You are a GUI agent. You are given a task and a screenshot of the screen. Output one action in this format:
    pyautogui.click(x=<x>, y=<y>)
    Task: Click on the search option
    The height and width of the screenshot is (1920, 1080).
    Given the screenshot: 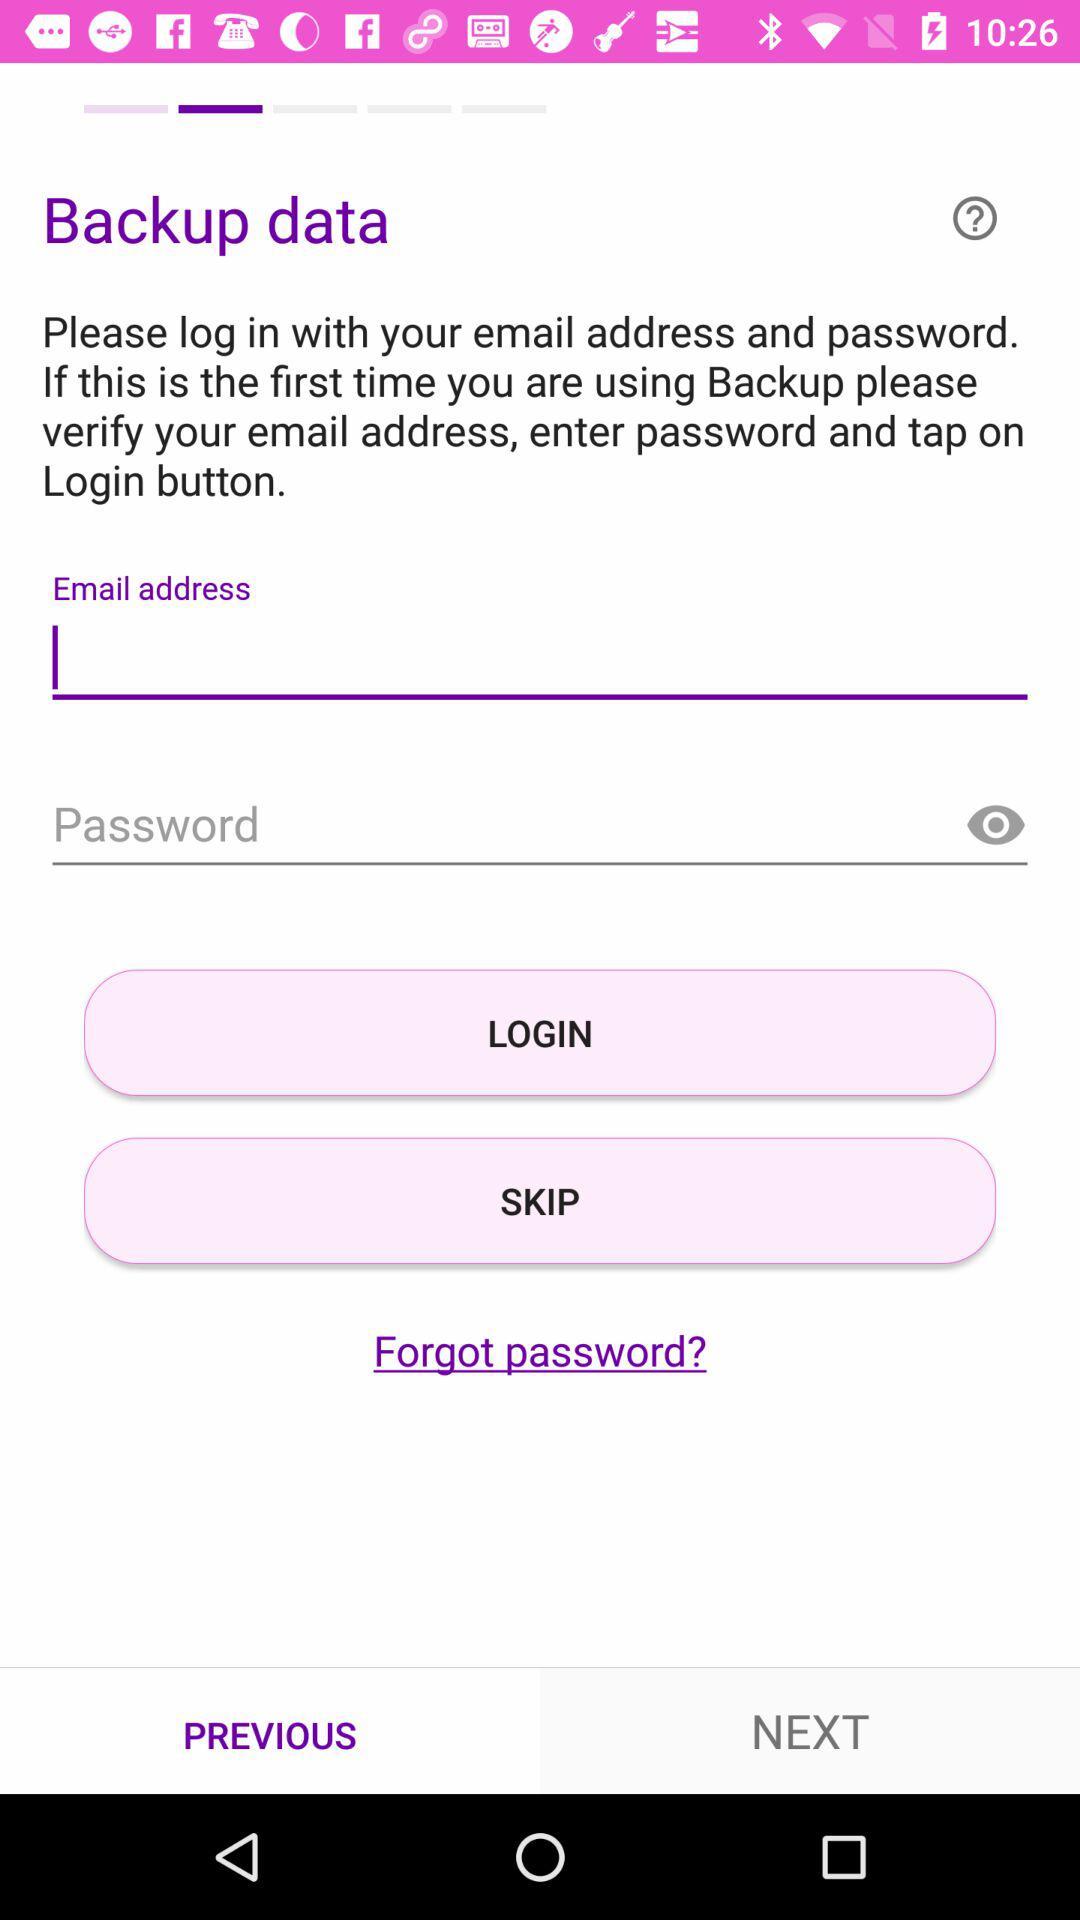 What is the action you would take?
    pyautogui.click(x=540, y=826)
    